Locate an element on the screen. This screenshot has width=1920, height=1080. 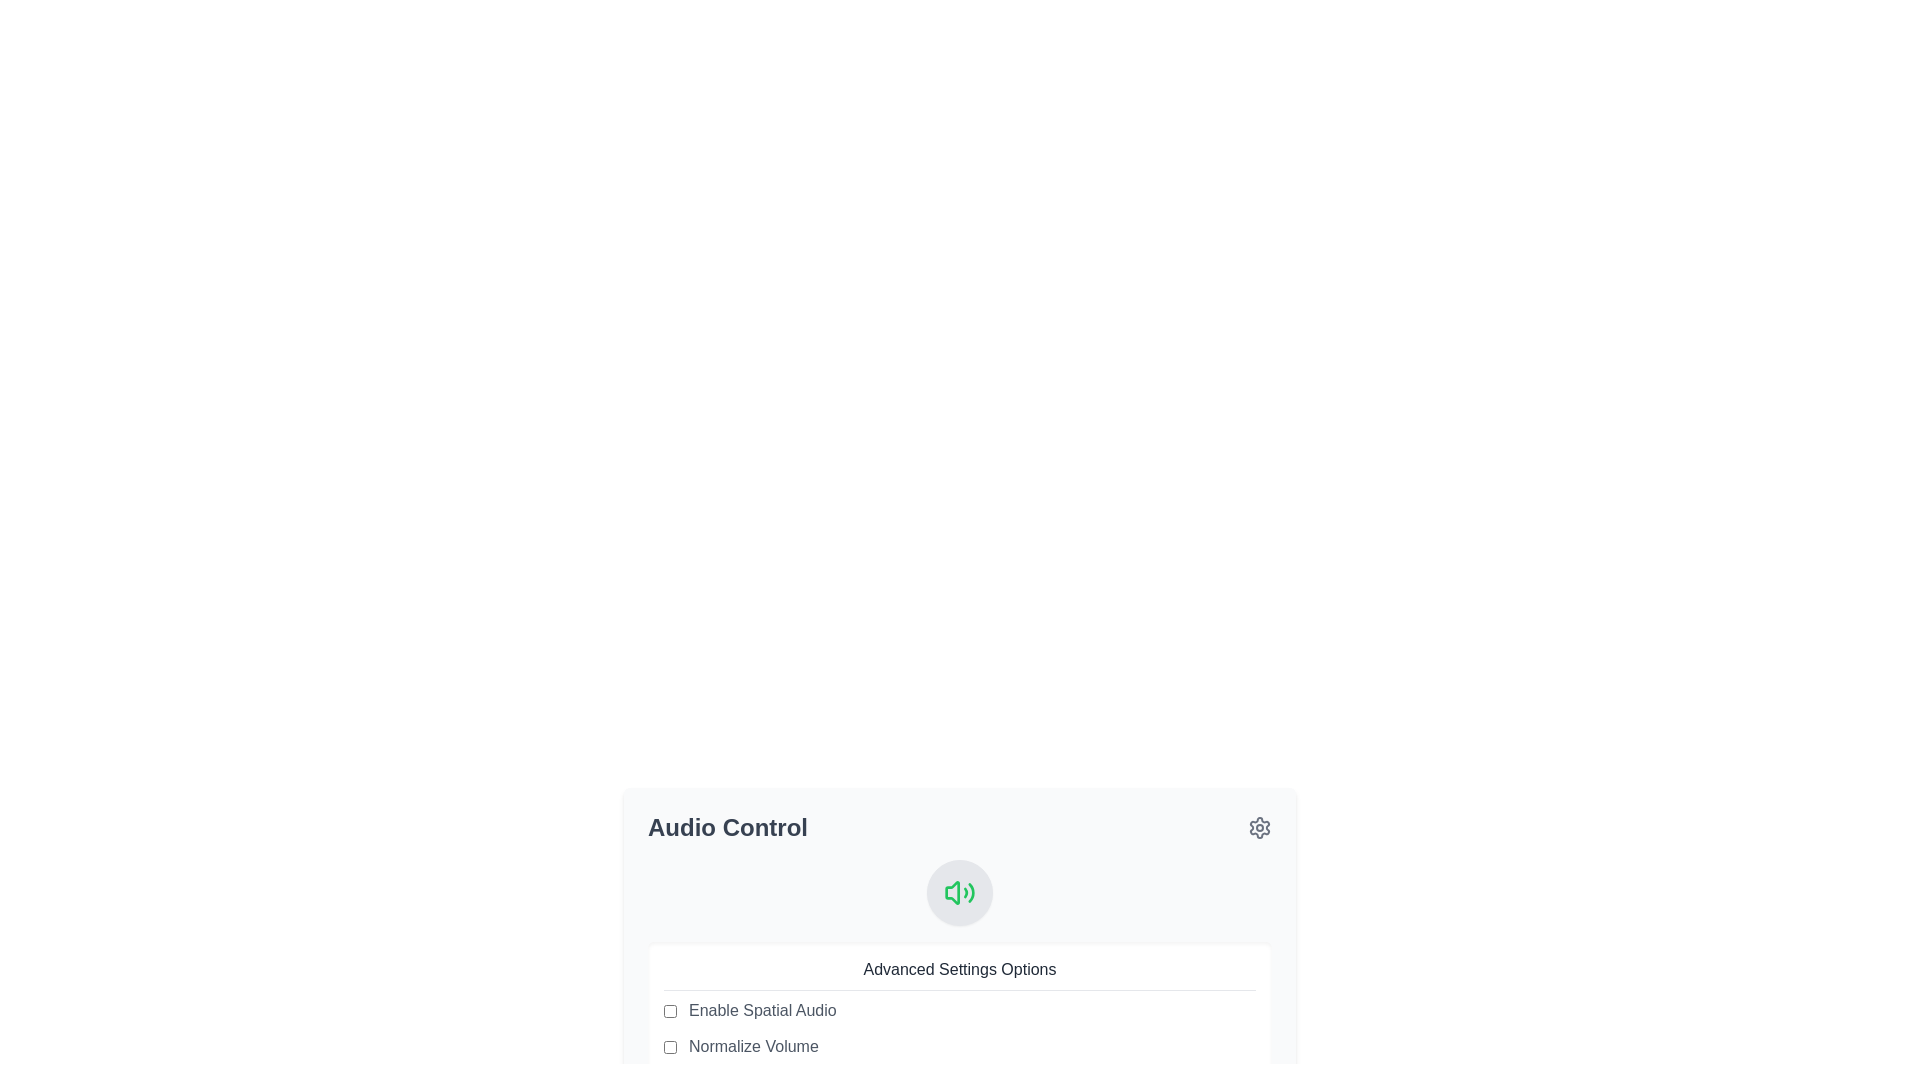
the checkbox labeled for toggling the spatial audio feature located near the top of the audio settings options list is located at coordinates (960, 1010).